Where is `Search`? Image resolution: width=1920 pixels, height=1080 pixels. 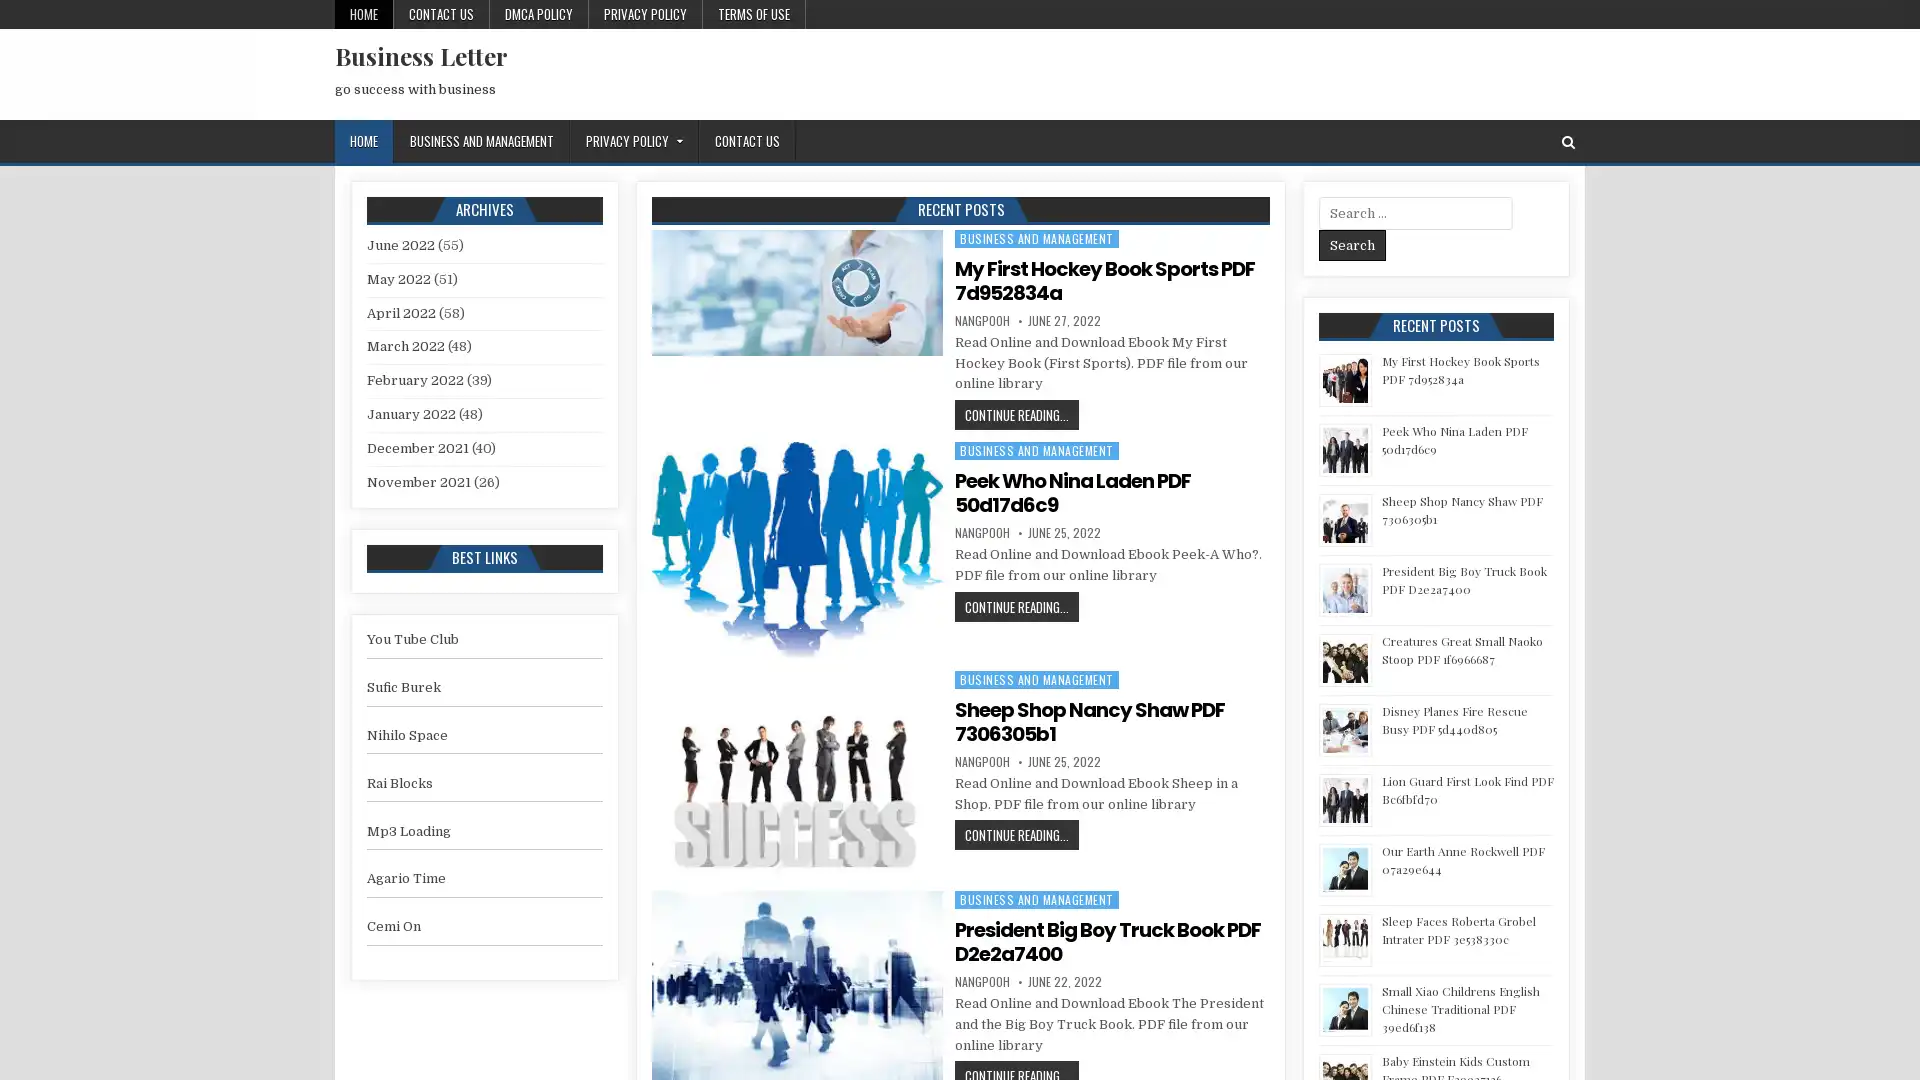 Search is located at coordinates (1351, 244).